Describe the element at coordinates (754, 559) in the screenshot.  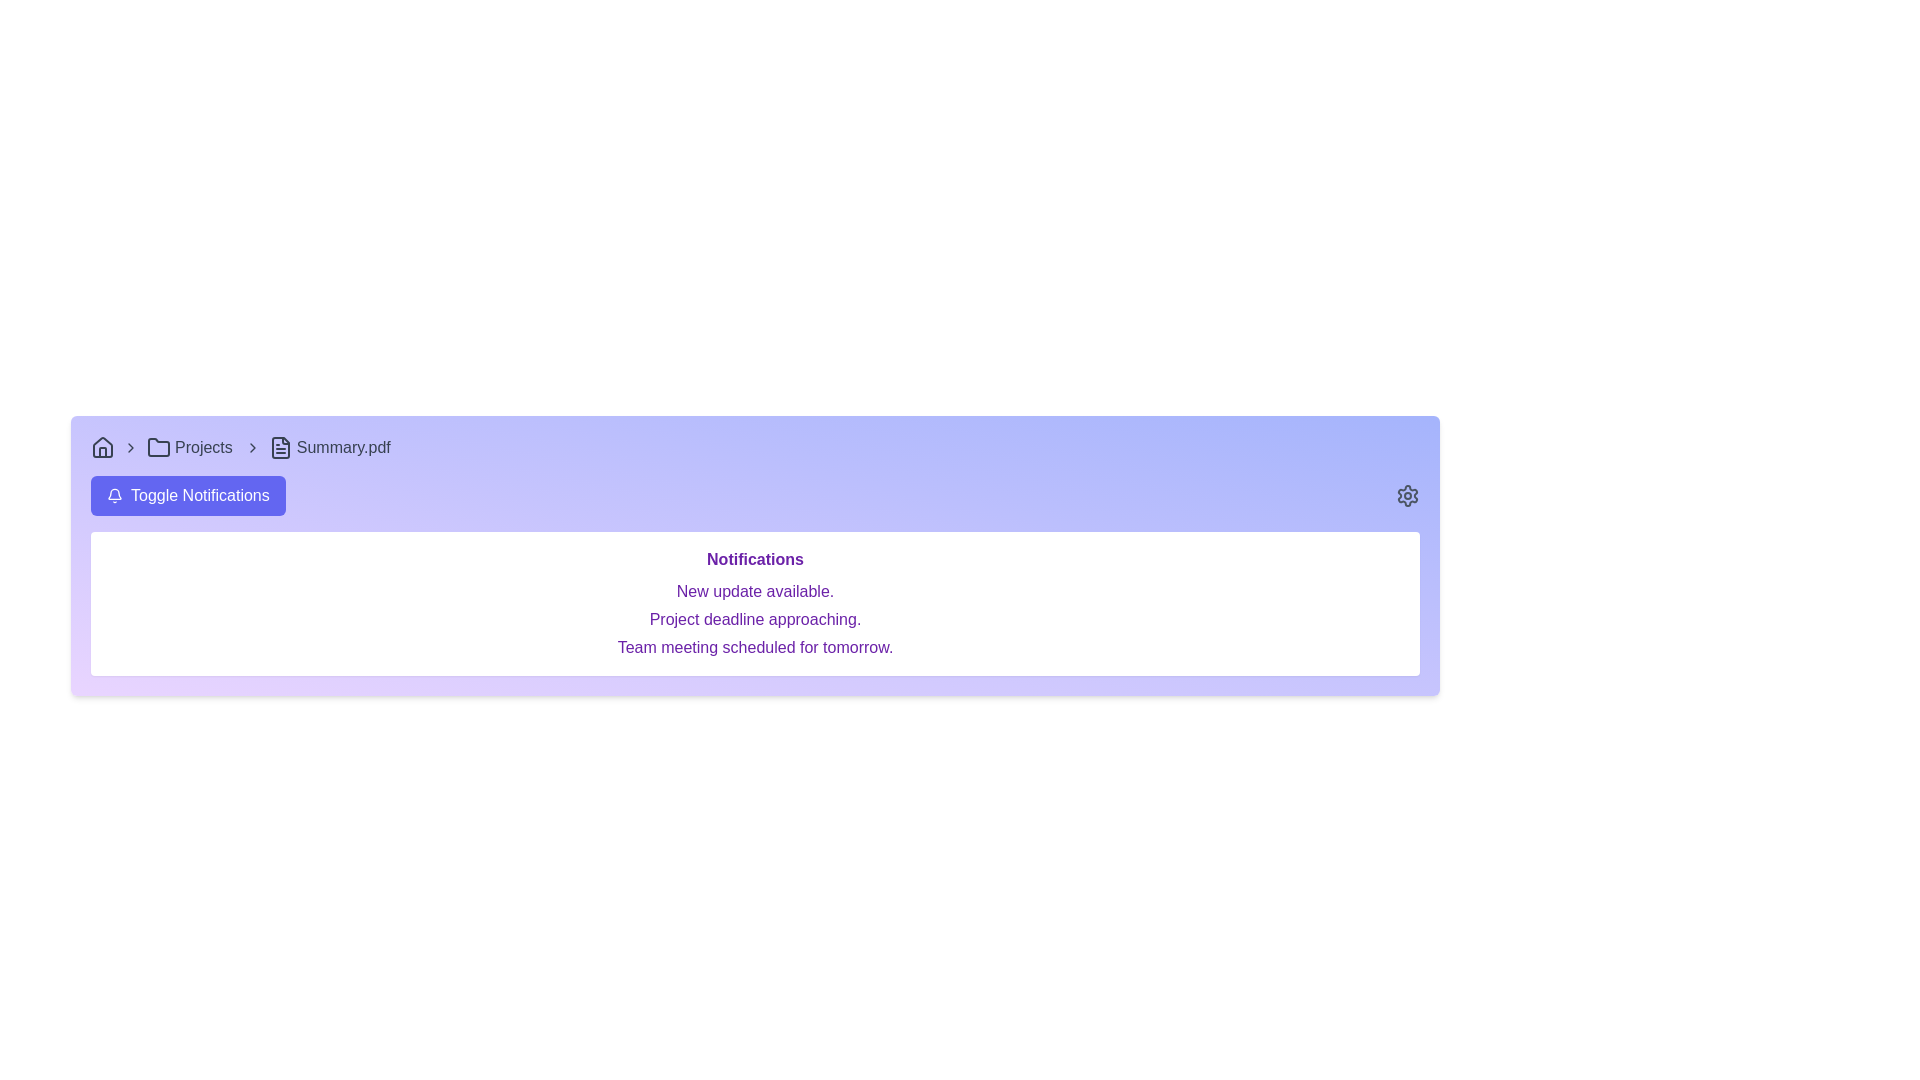
I see `the static text element that serves as the title for the notifications section, located above the list of notifications` at that location.